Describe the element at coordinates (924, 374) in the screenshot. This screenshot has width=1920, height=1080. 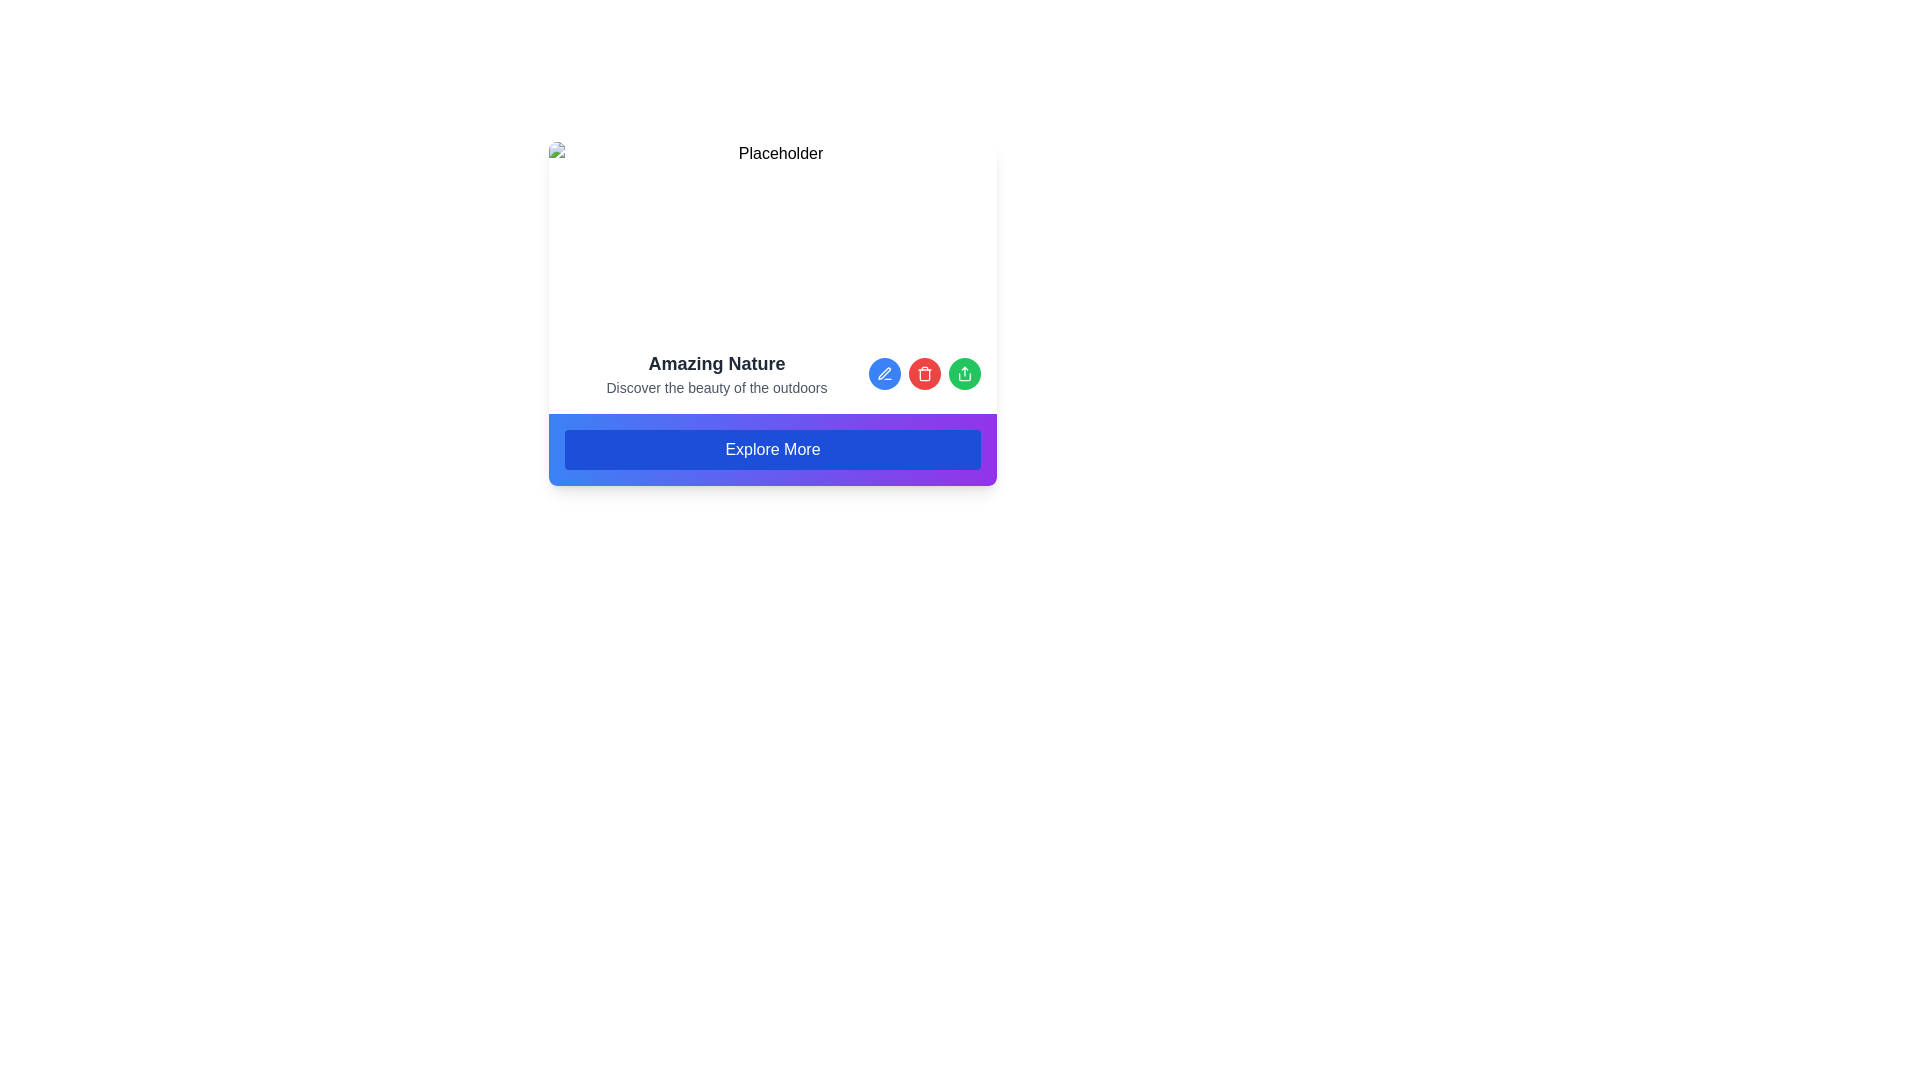
I see `the middle delete icon button located below the 'Amazing Nature' title` at that location.